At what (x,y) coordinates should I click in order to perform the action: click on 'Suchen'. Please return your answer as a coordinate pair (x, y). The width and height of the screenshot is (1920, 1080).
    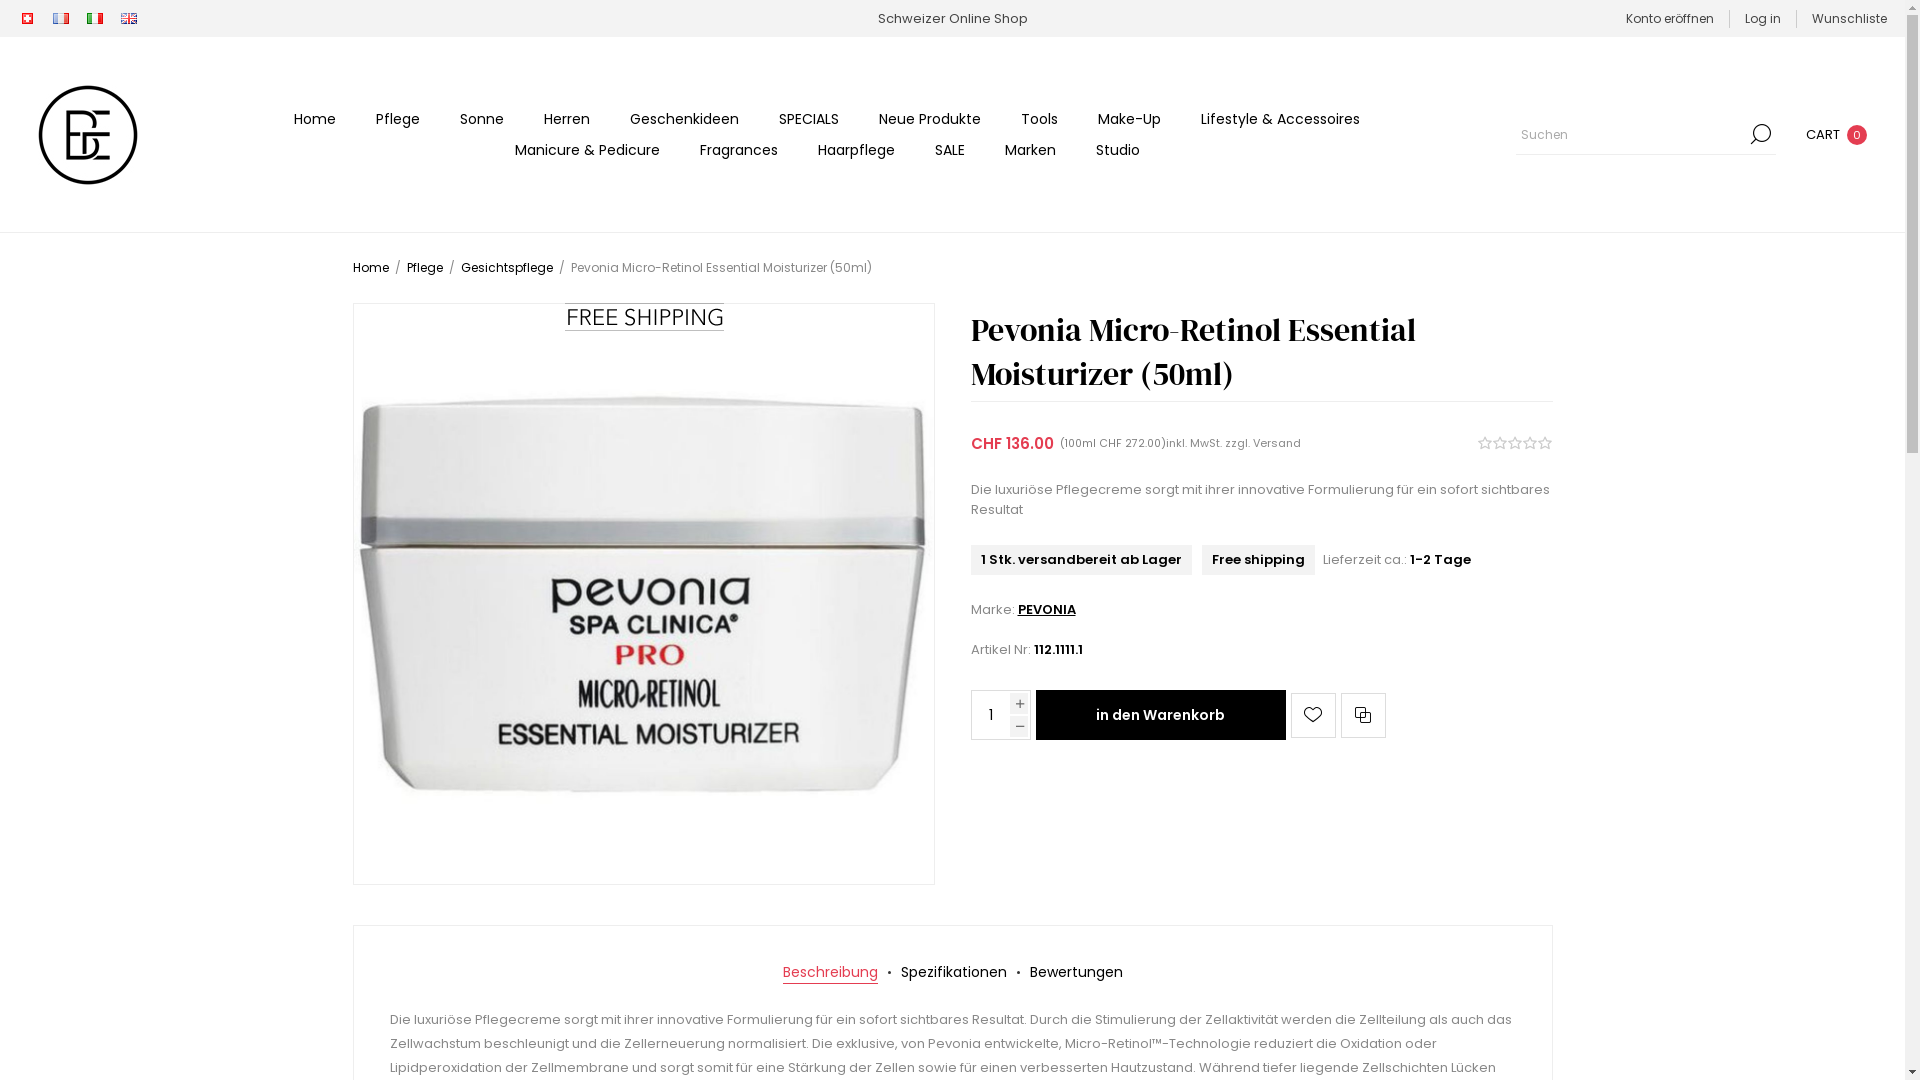
    Looking at the image, I should click on (1761, 134).